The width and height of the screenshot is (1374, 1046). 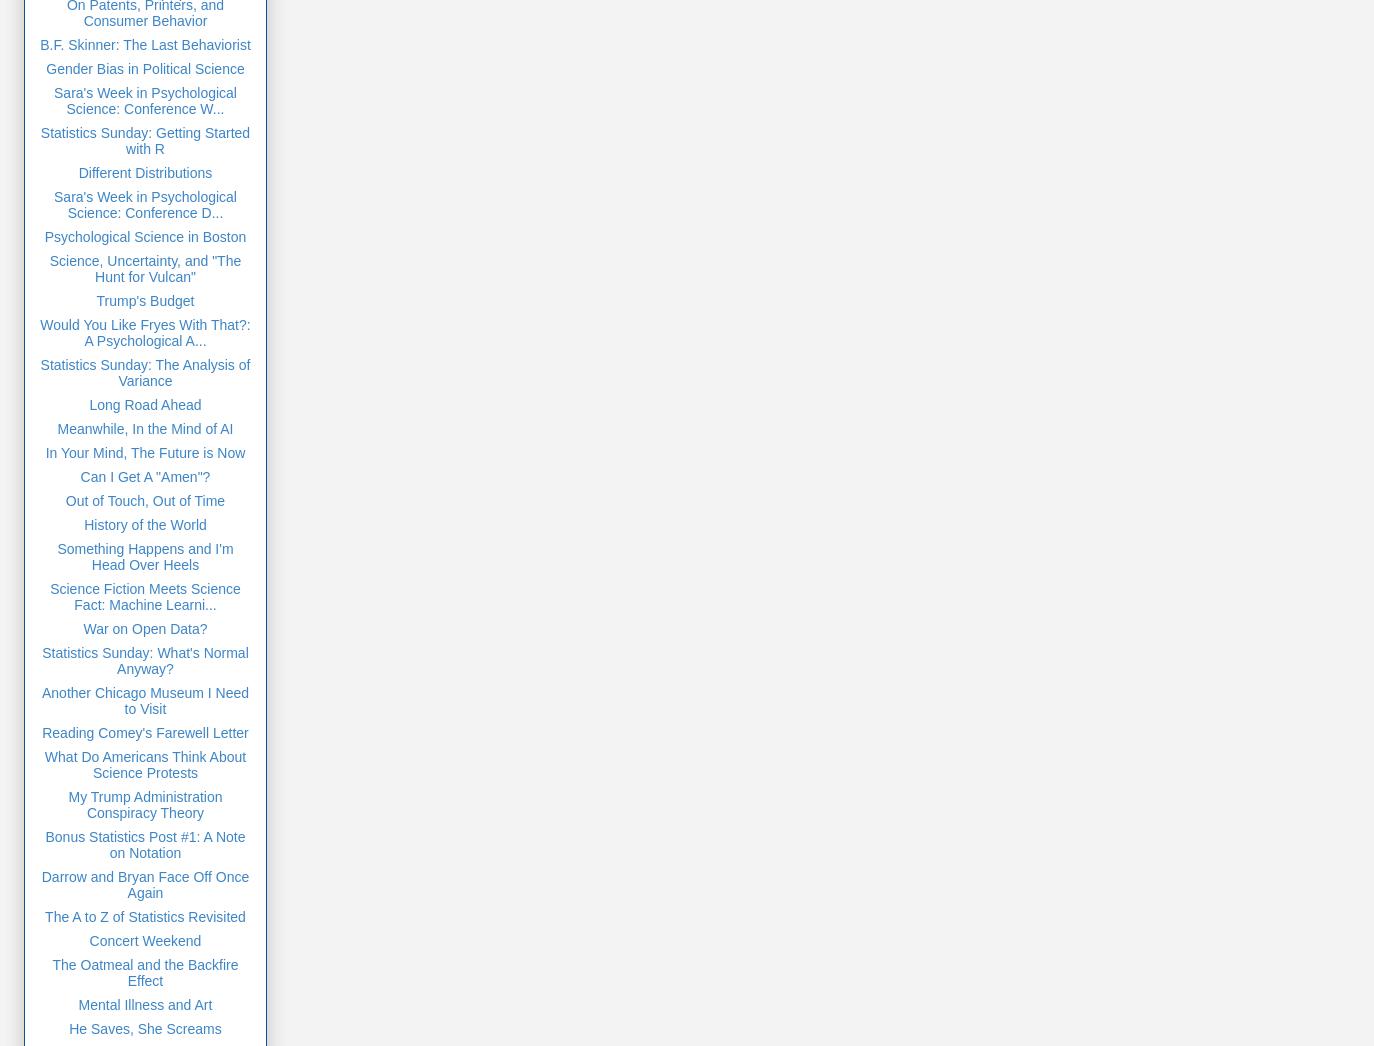 What do you see at coordinates (143, 427) in the screenshot?
I see `'Meanwhile, In the Mind of AI'` at bounding box center [143, 427].